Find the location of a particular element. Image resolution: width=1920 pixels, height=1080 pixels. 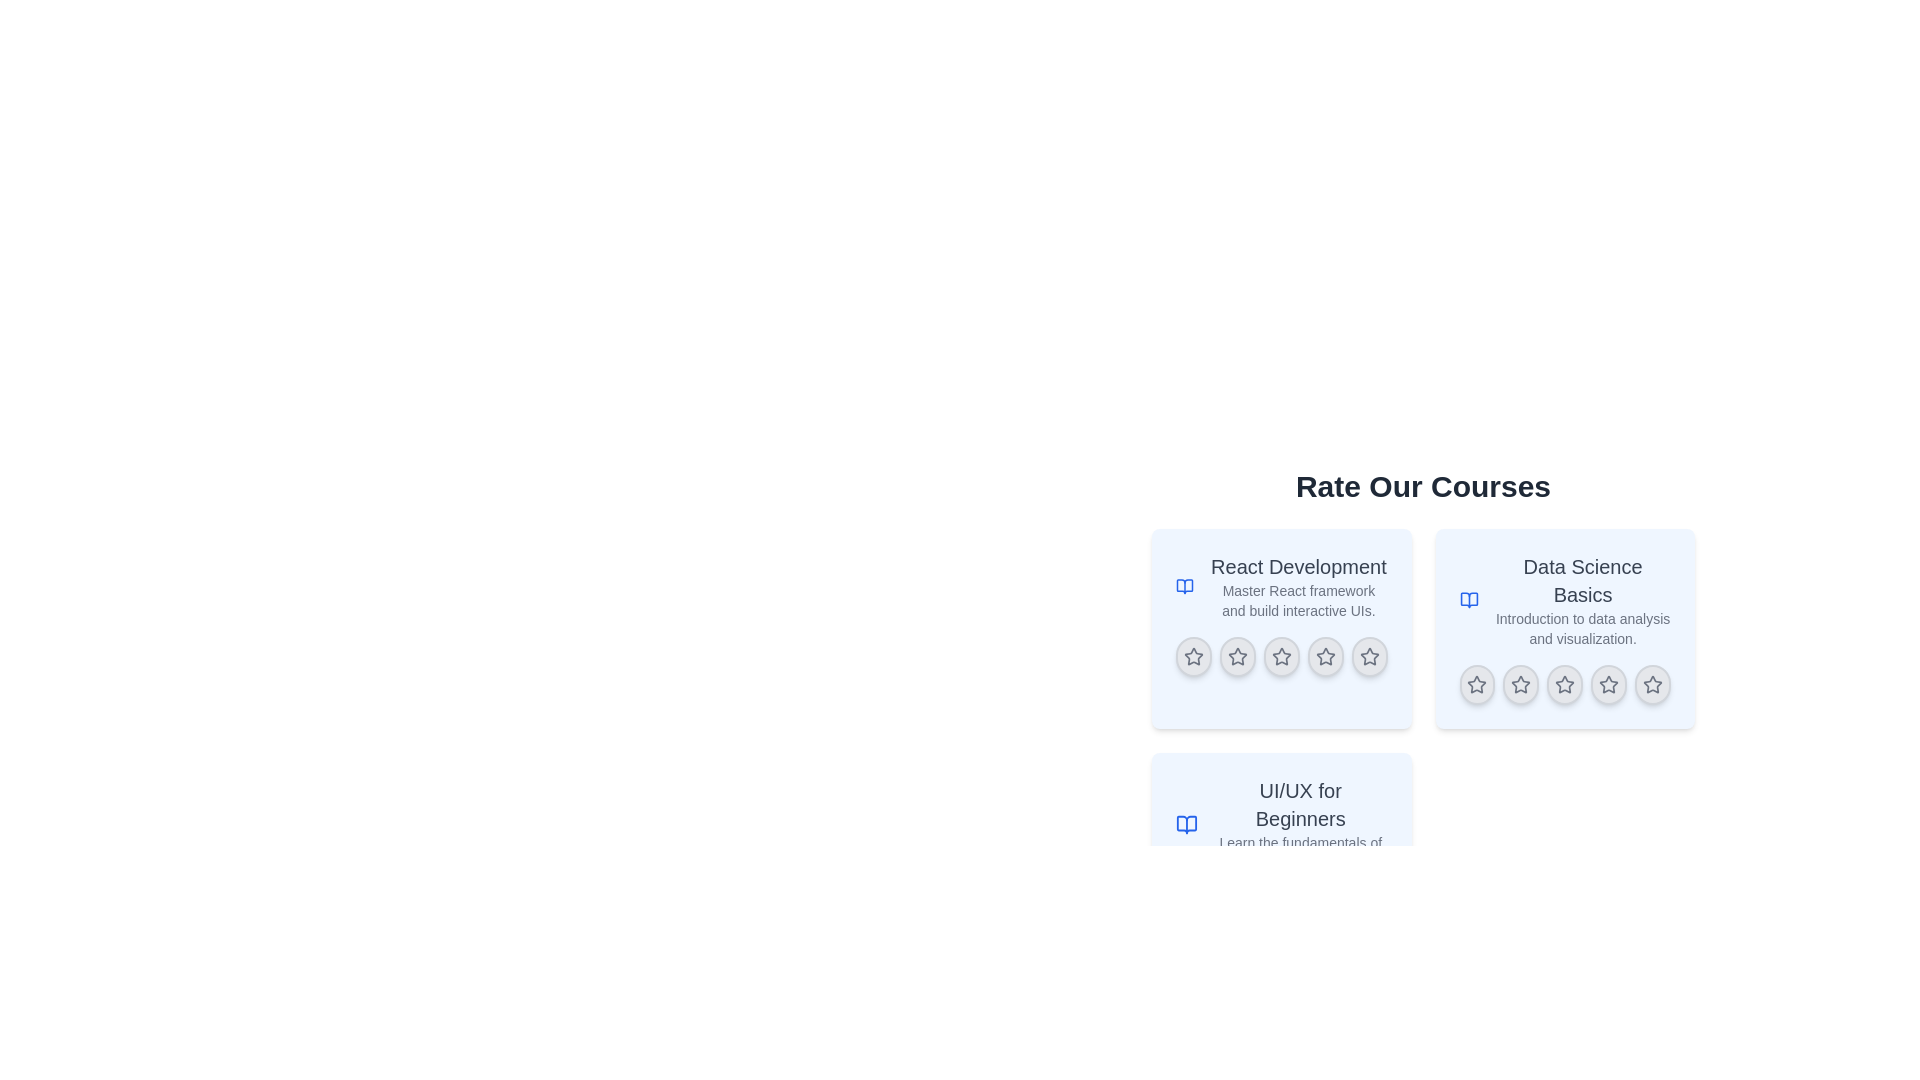

the icon representing the 'Data Science Basics' course, located in the top-left corner of the course card, next to the title and above the rating stars is located at coordinates (1469, 600).